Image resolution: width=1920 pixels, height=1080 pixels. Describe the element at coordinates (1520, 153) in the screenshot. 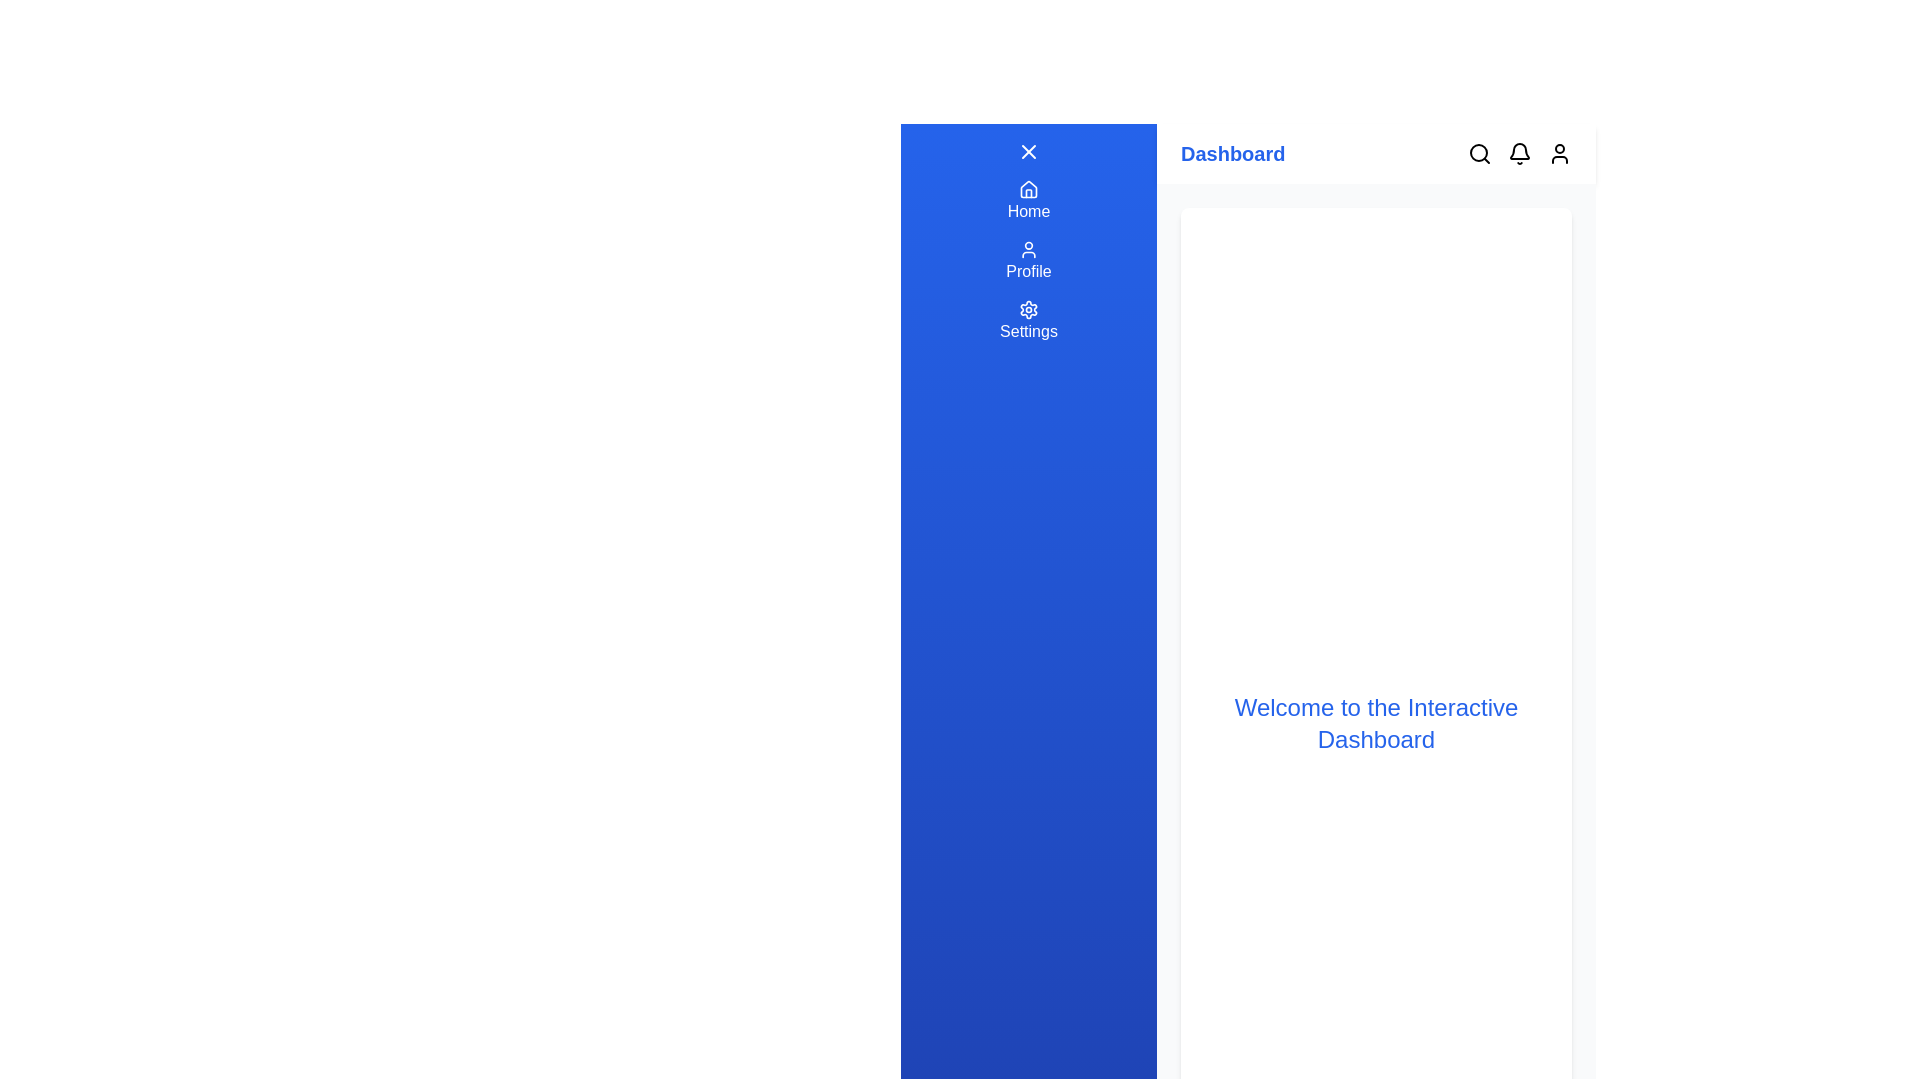

I see `the notification bell icon located in the top-right corner of the navigation bar` at that location.